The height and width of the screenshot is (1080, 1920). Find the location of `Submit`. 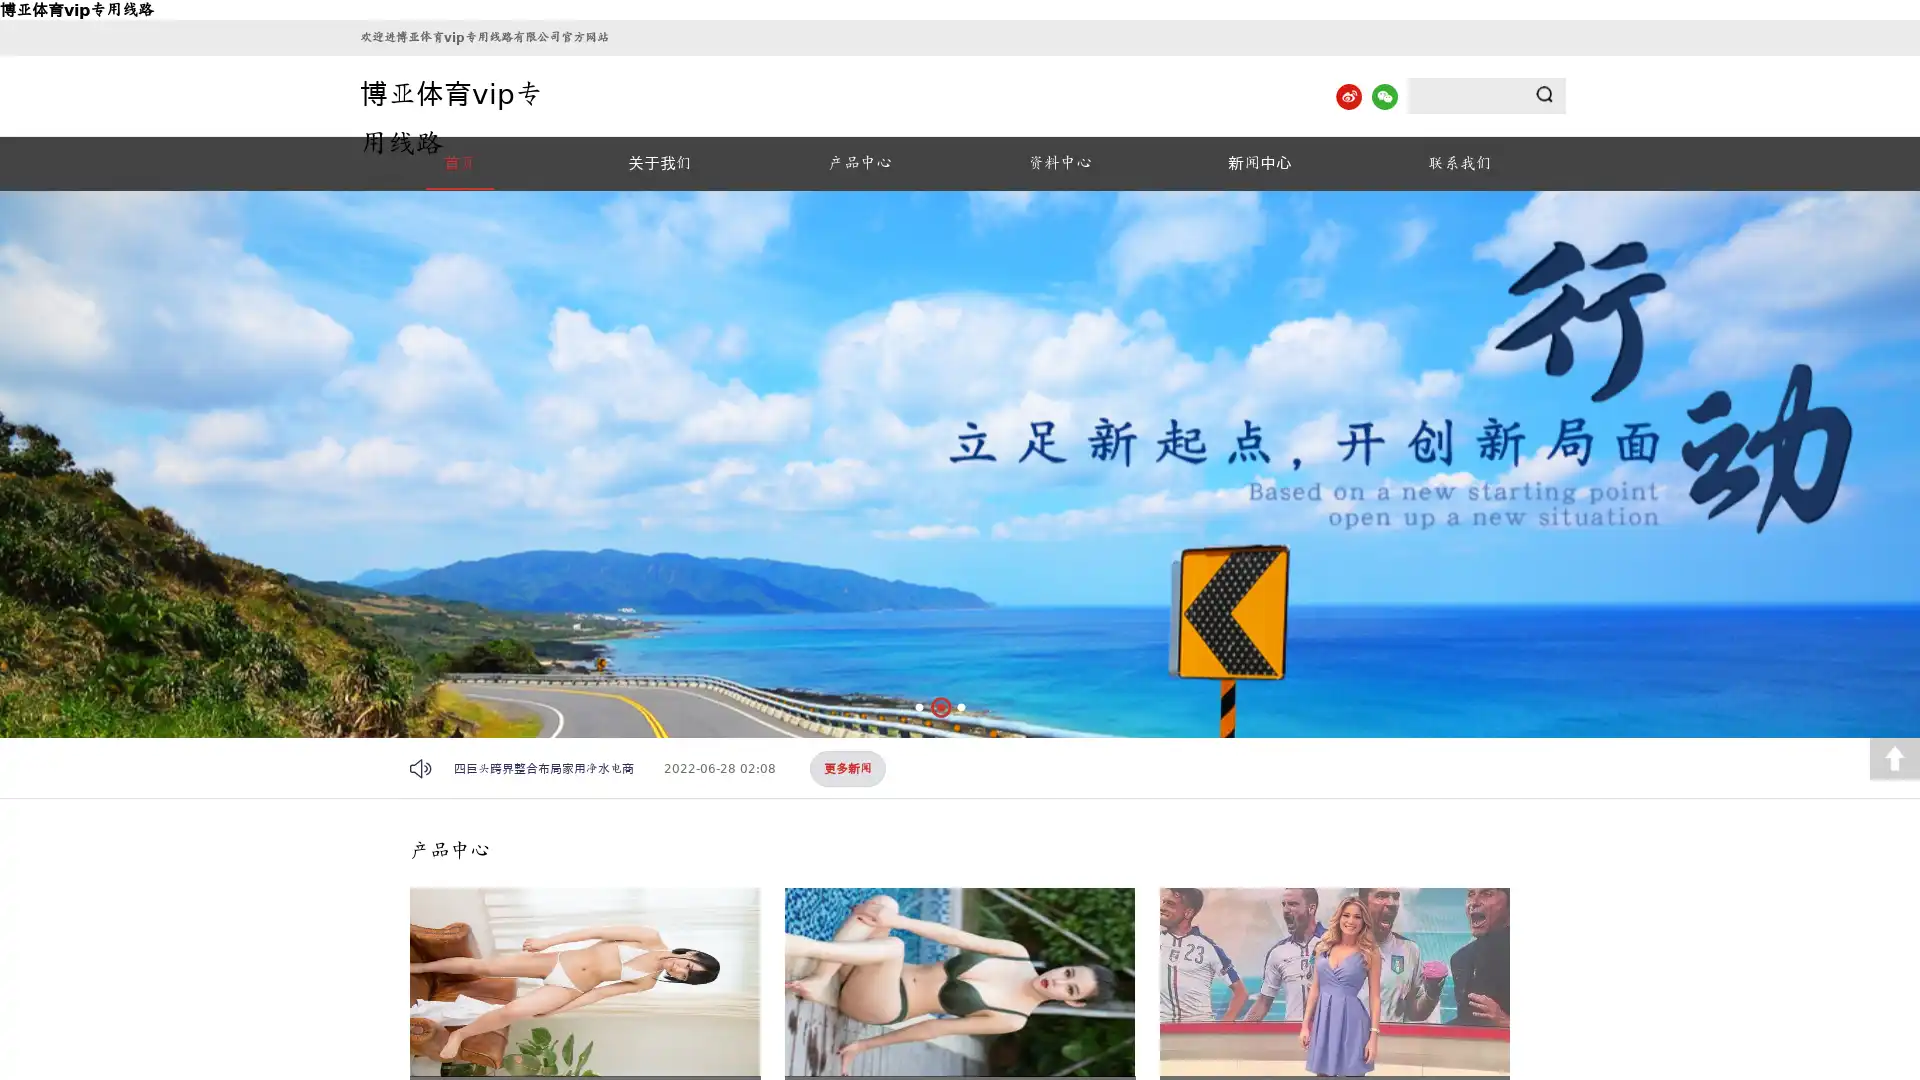

Submit is located at coordinates (1544, 95).